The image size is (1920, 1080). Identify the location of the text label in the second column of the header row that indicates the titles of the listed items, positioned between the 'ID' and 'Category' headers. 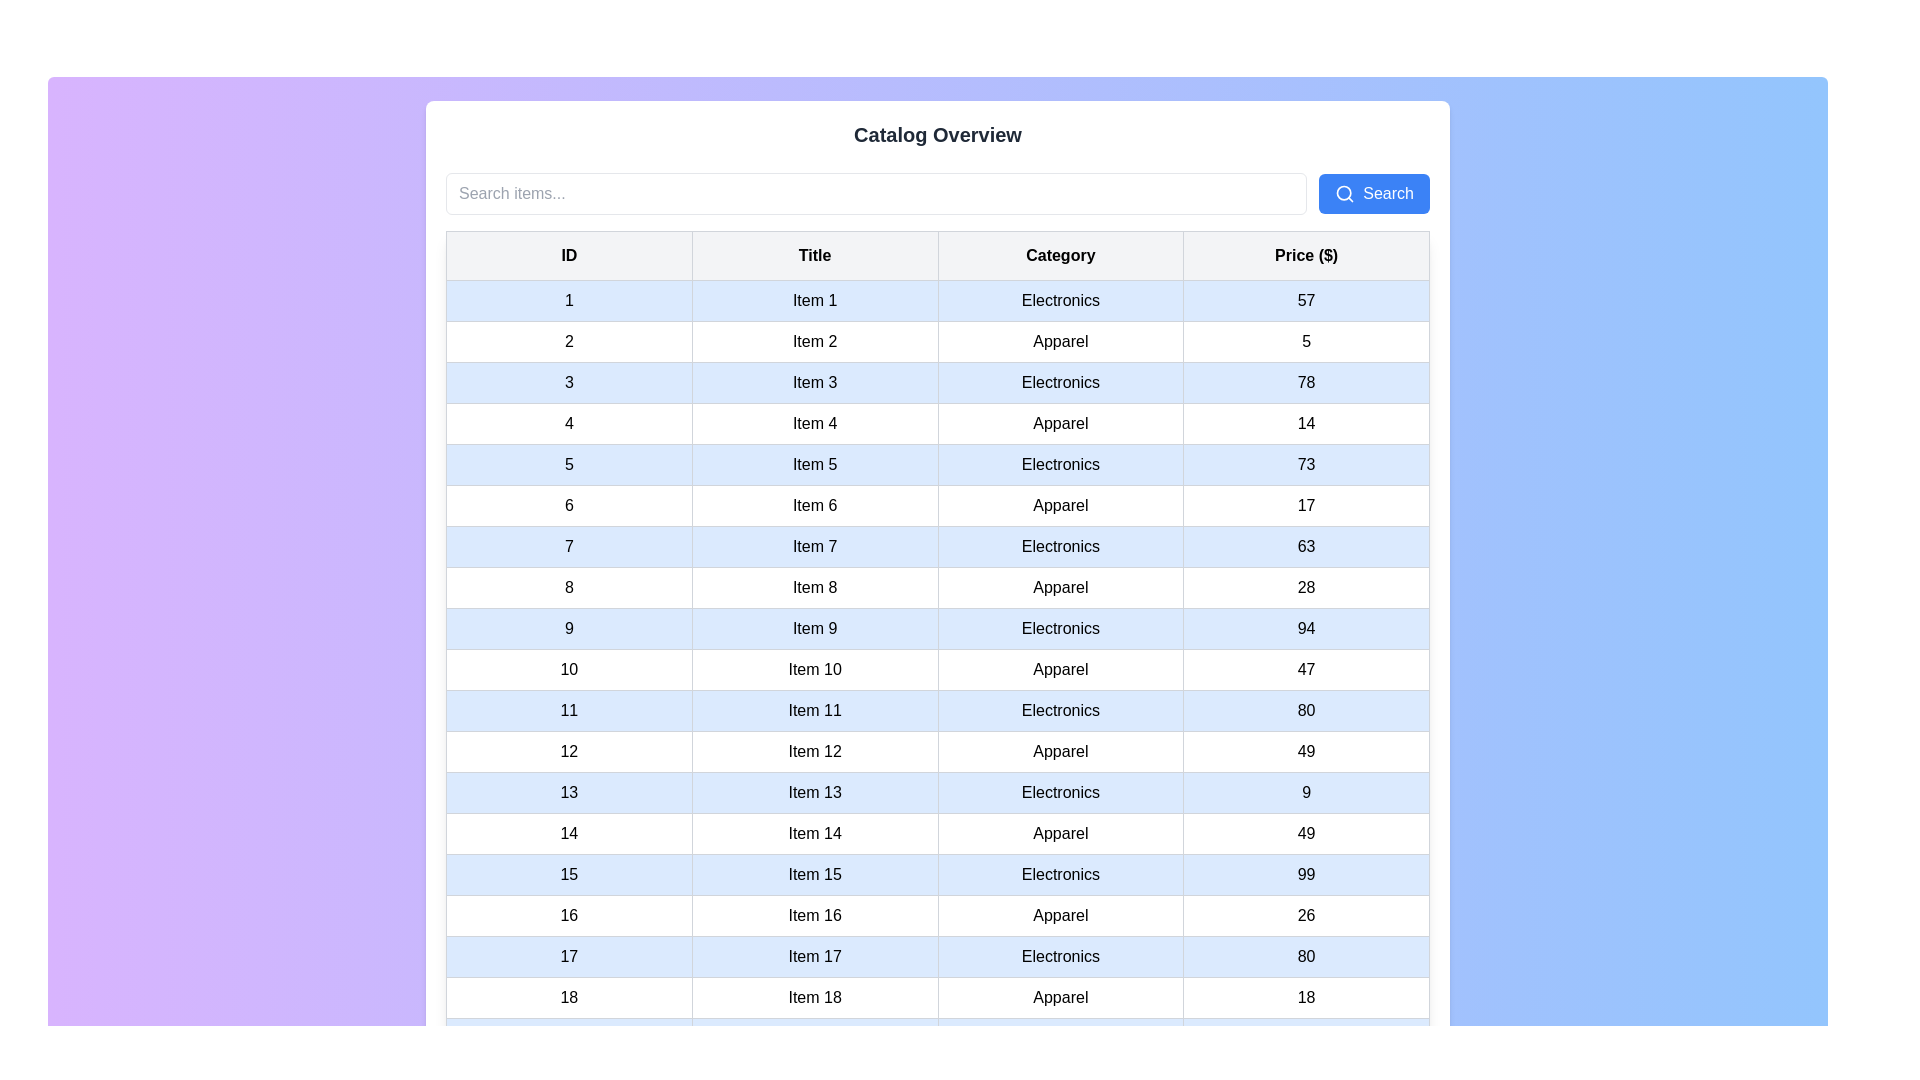
(815, 254).